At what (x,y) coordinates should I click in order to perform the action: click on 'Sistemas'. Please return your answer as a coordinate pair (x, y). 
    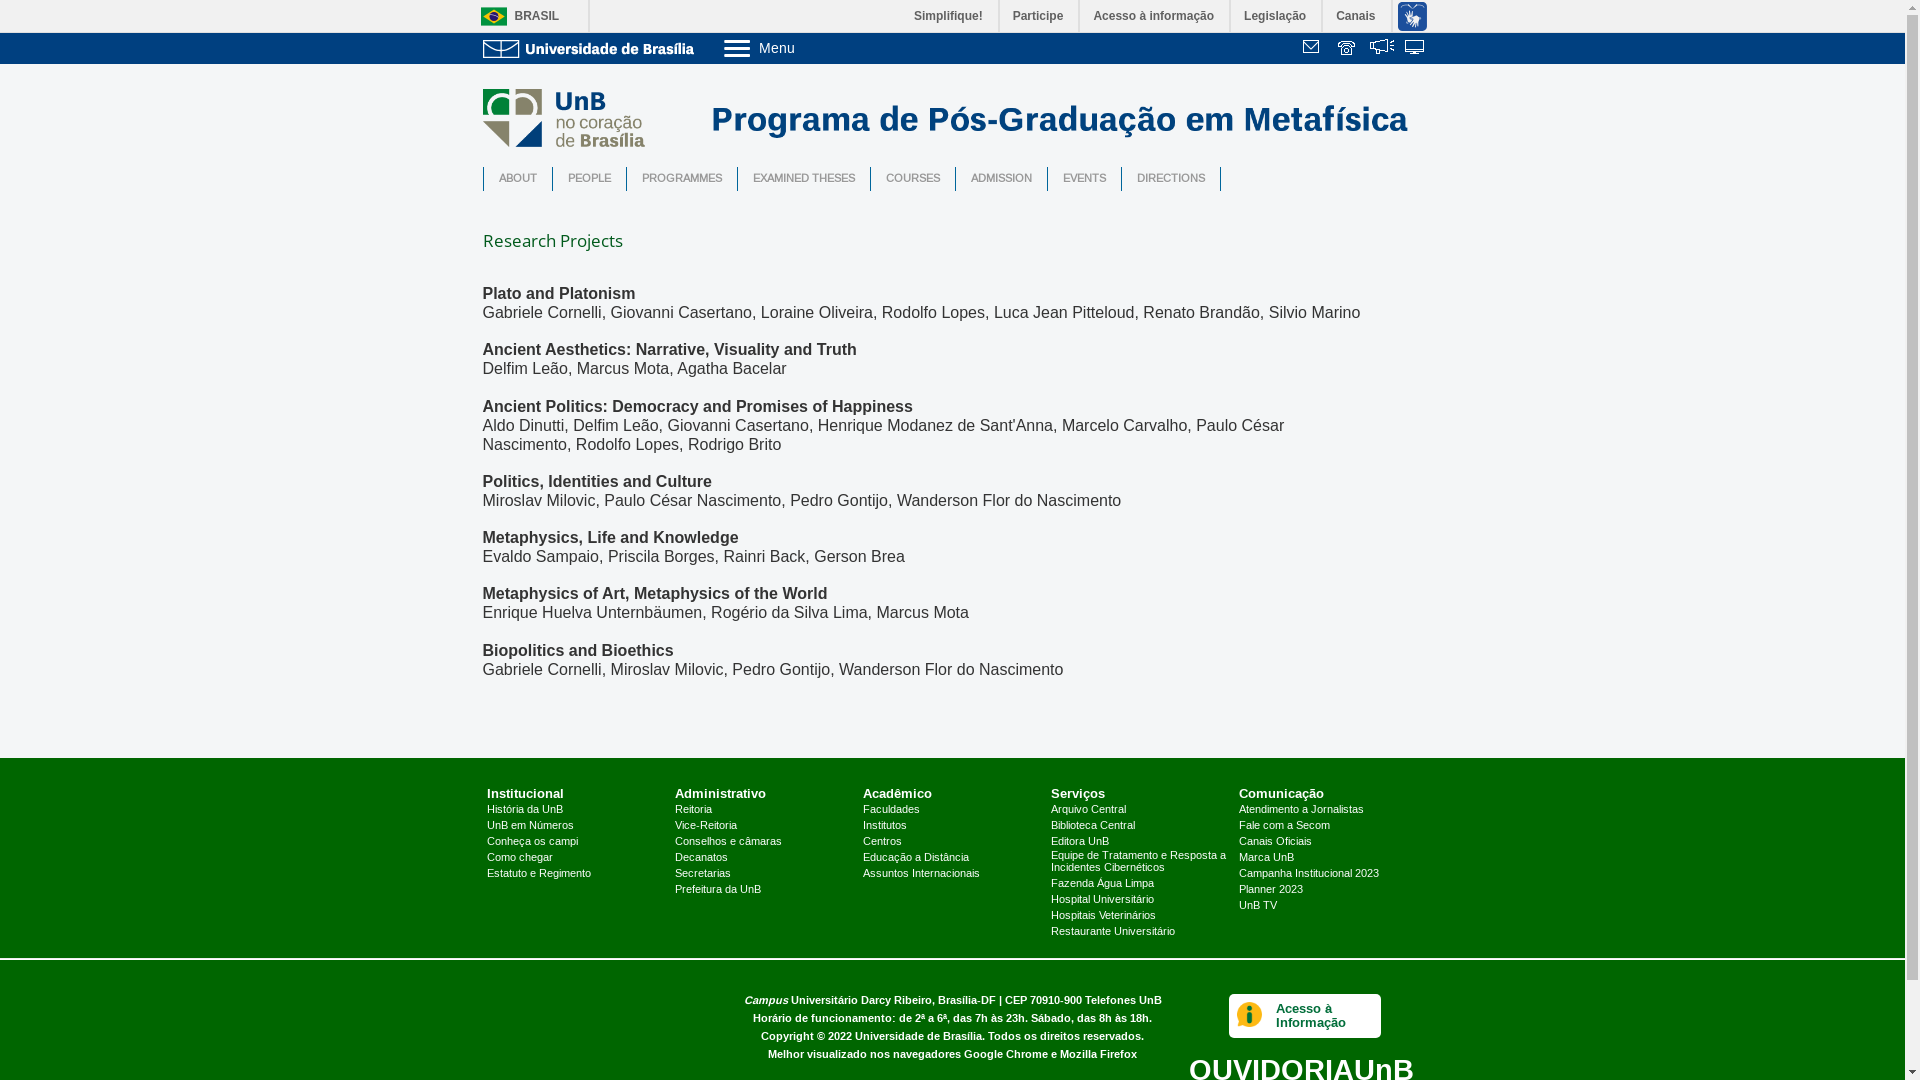
    Looking at the image, I should click on (1415, 48).